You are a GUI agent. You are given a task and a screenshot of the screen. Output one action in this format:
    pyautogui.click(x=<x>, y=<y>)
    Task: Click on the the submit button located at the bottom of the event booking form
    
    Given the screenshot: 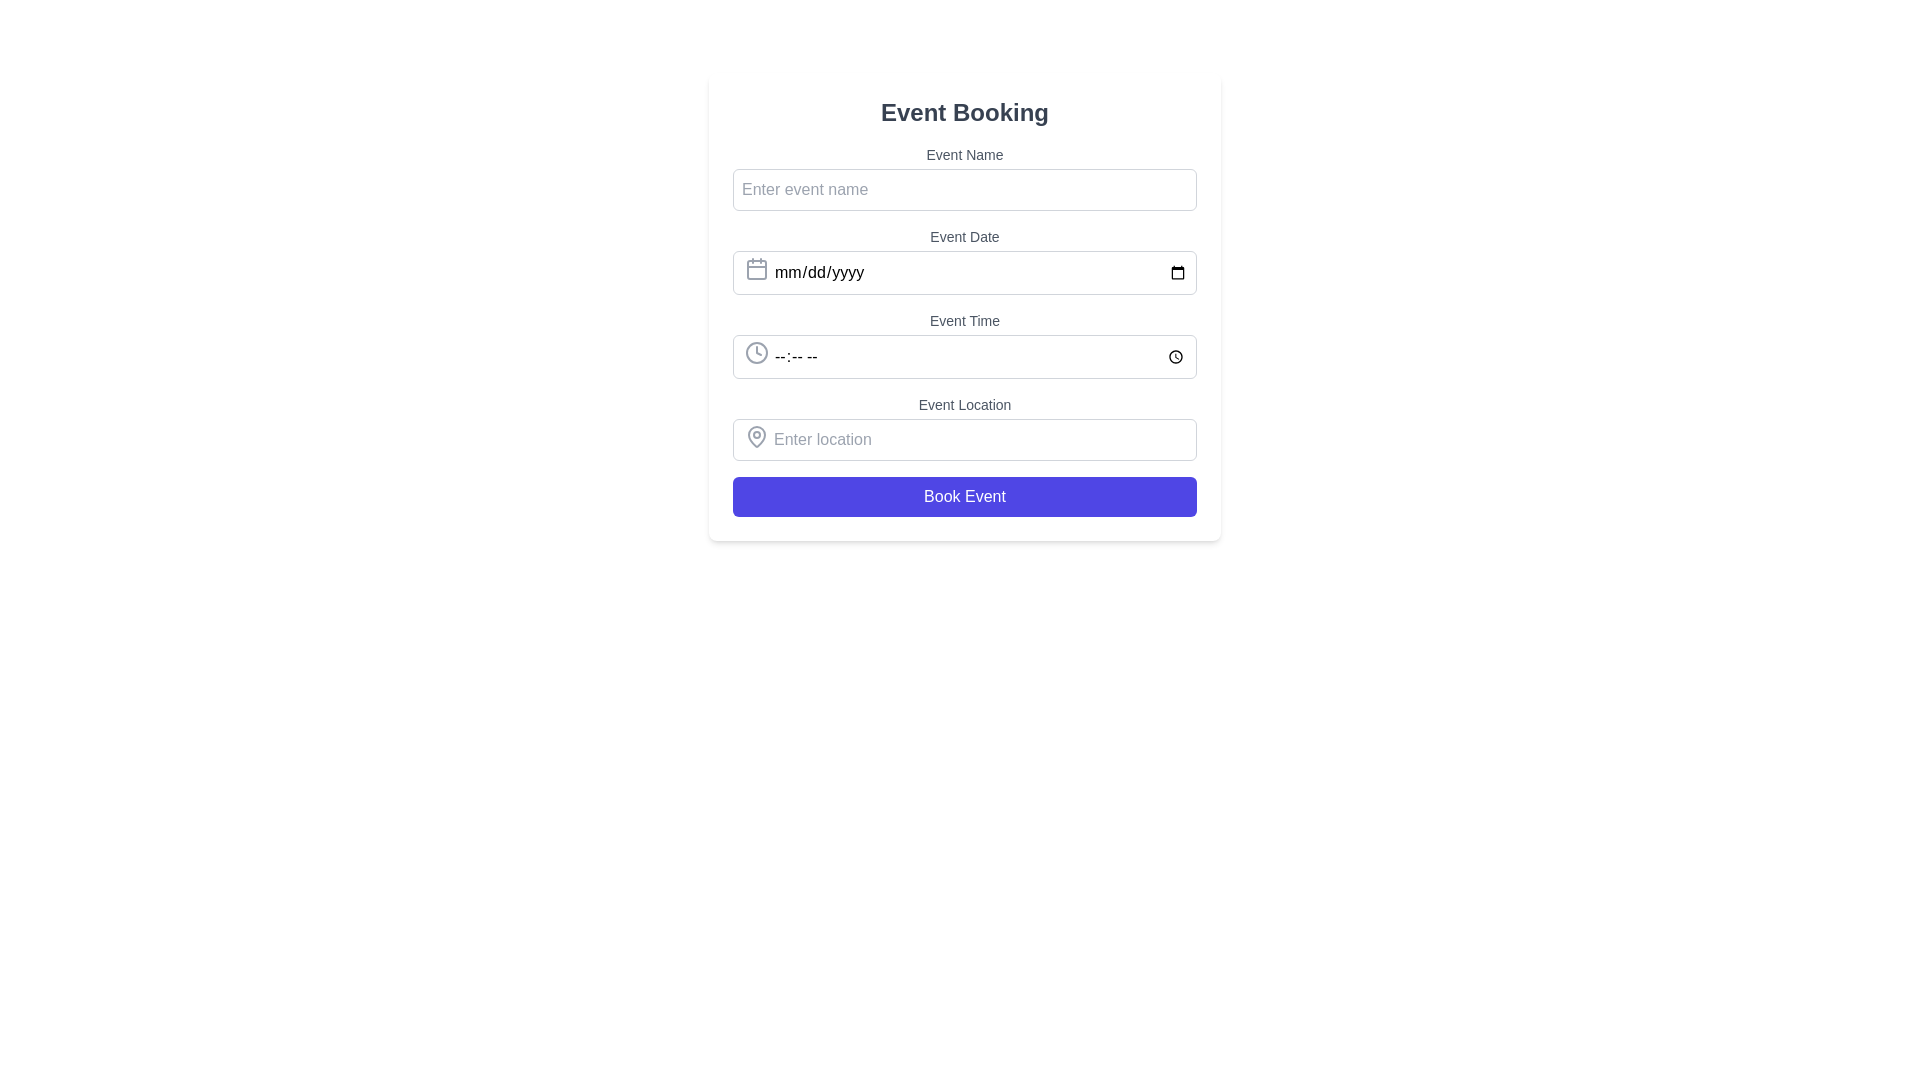 What is the action you would take?
    pyautogui.click(x=964, y=496)
    